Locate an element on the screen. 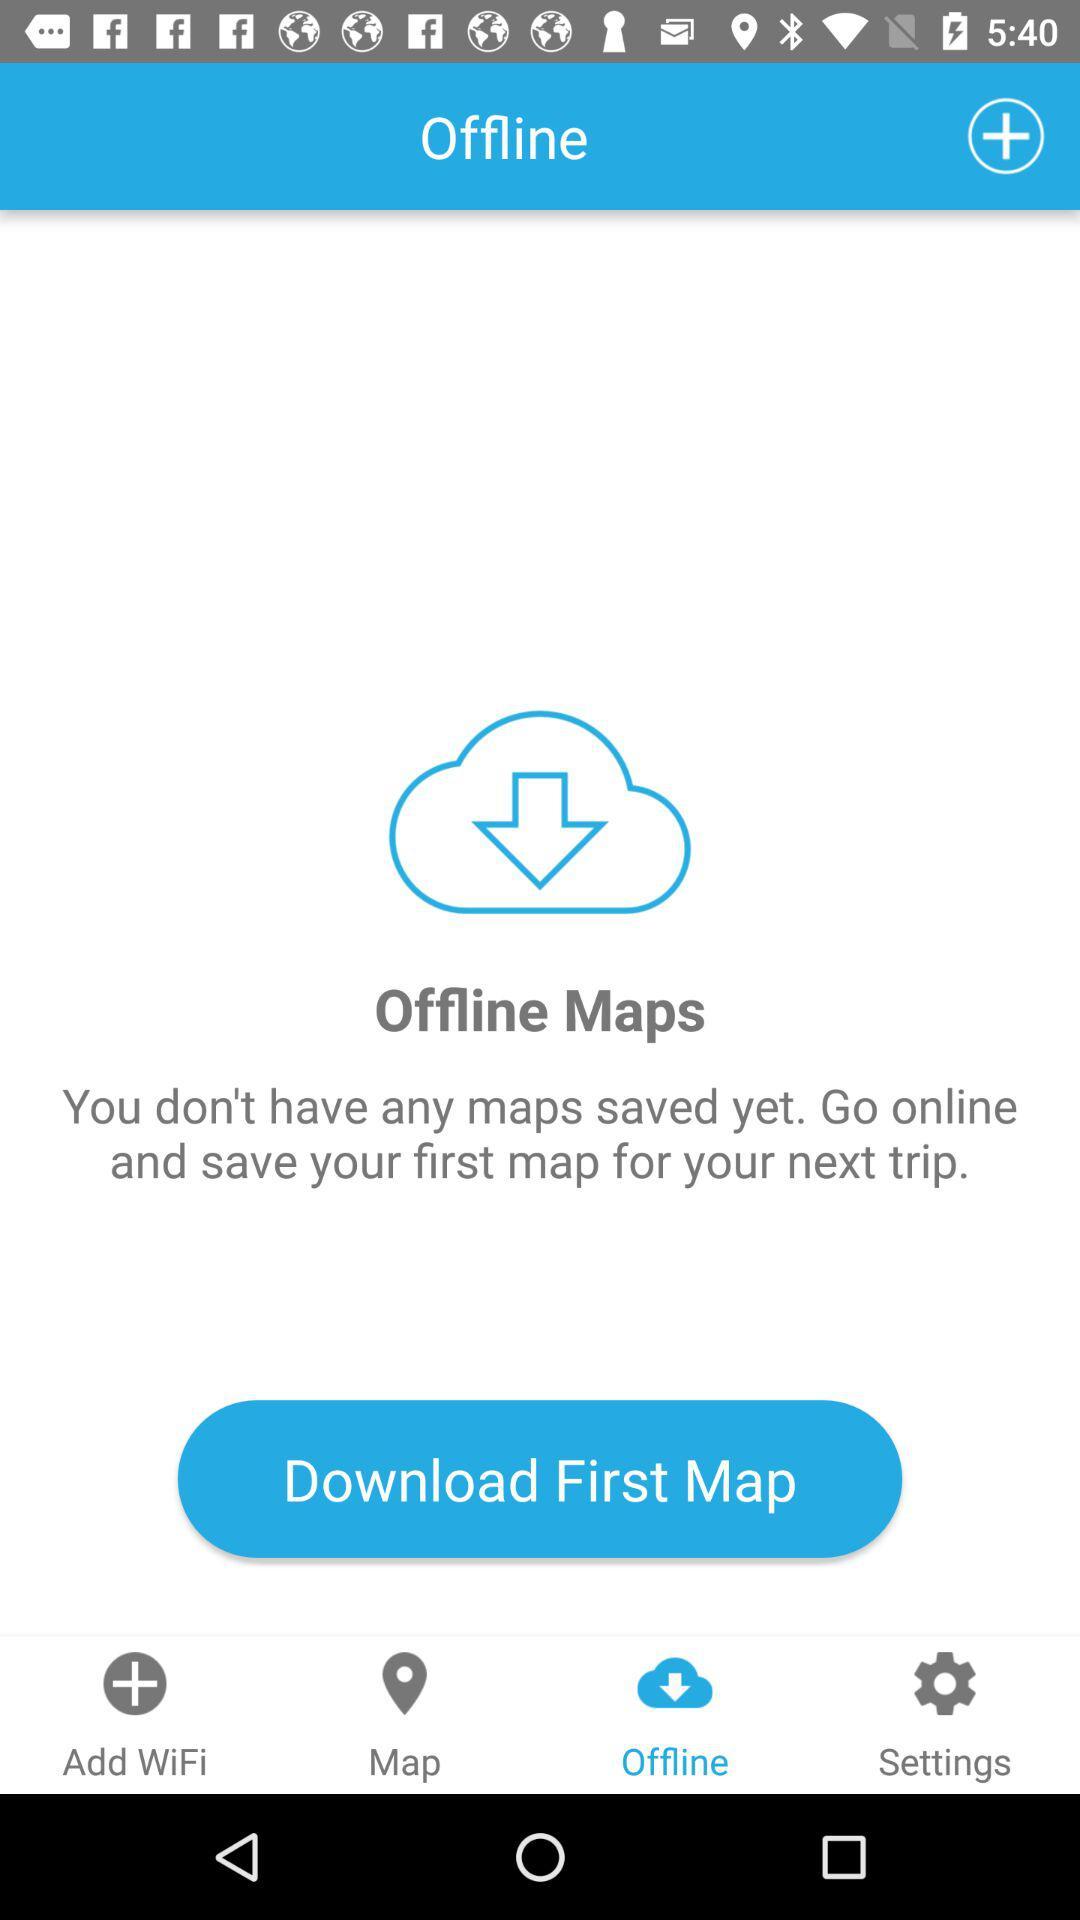 This screenshot has height=1920, width=1080. the option map on the bottom of the page is located at coordinates (405, 1714).